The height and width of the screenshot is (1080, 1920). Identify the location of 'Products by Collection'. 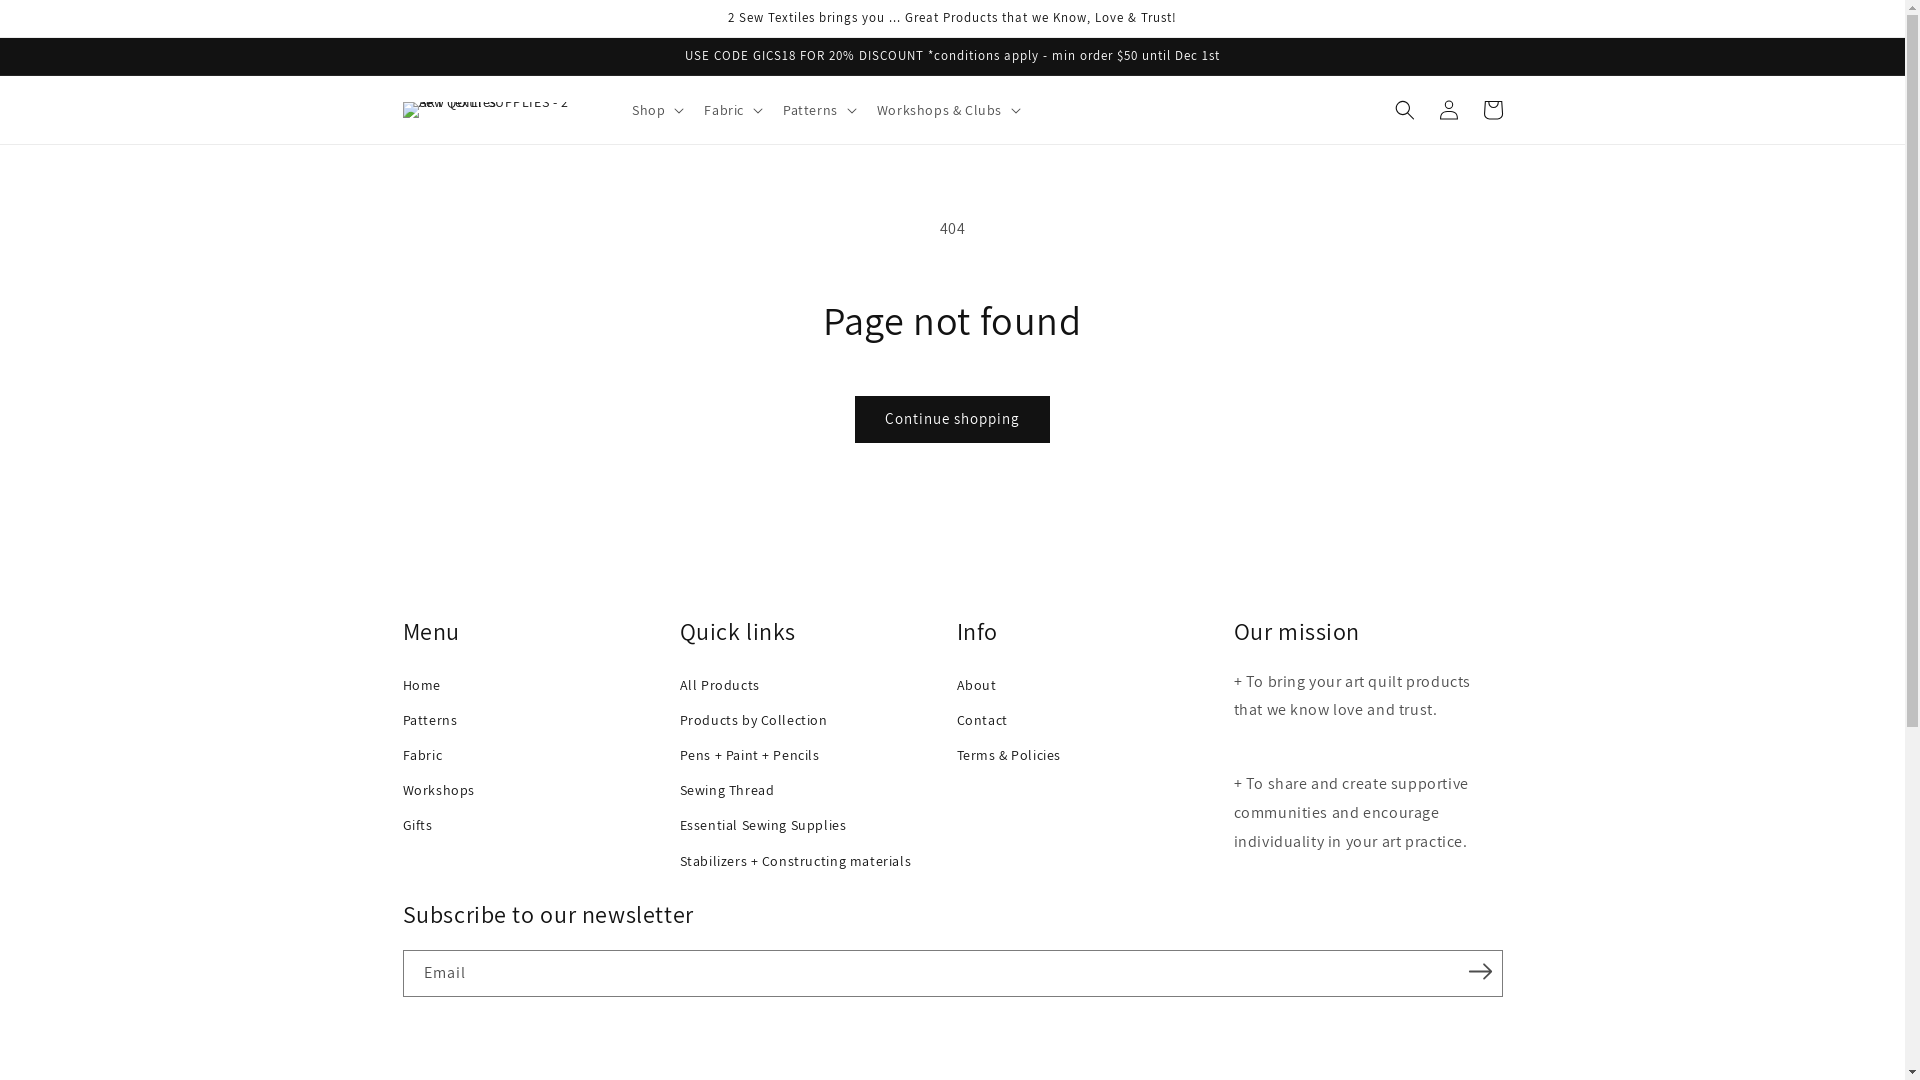
(814, 720).